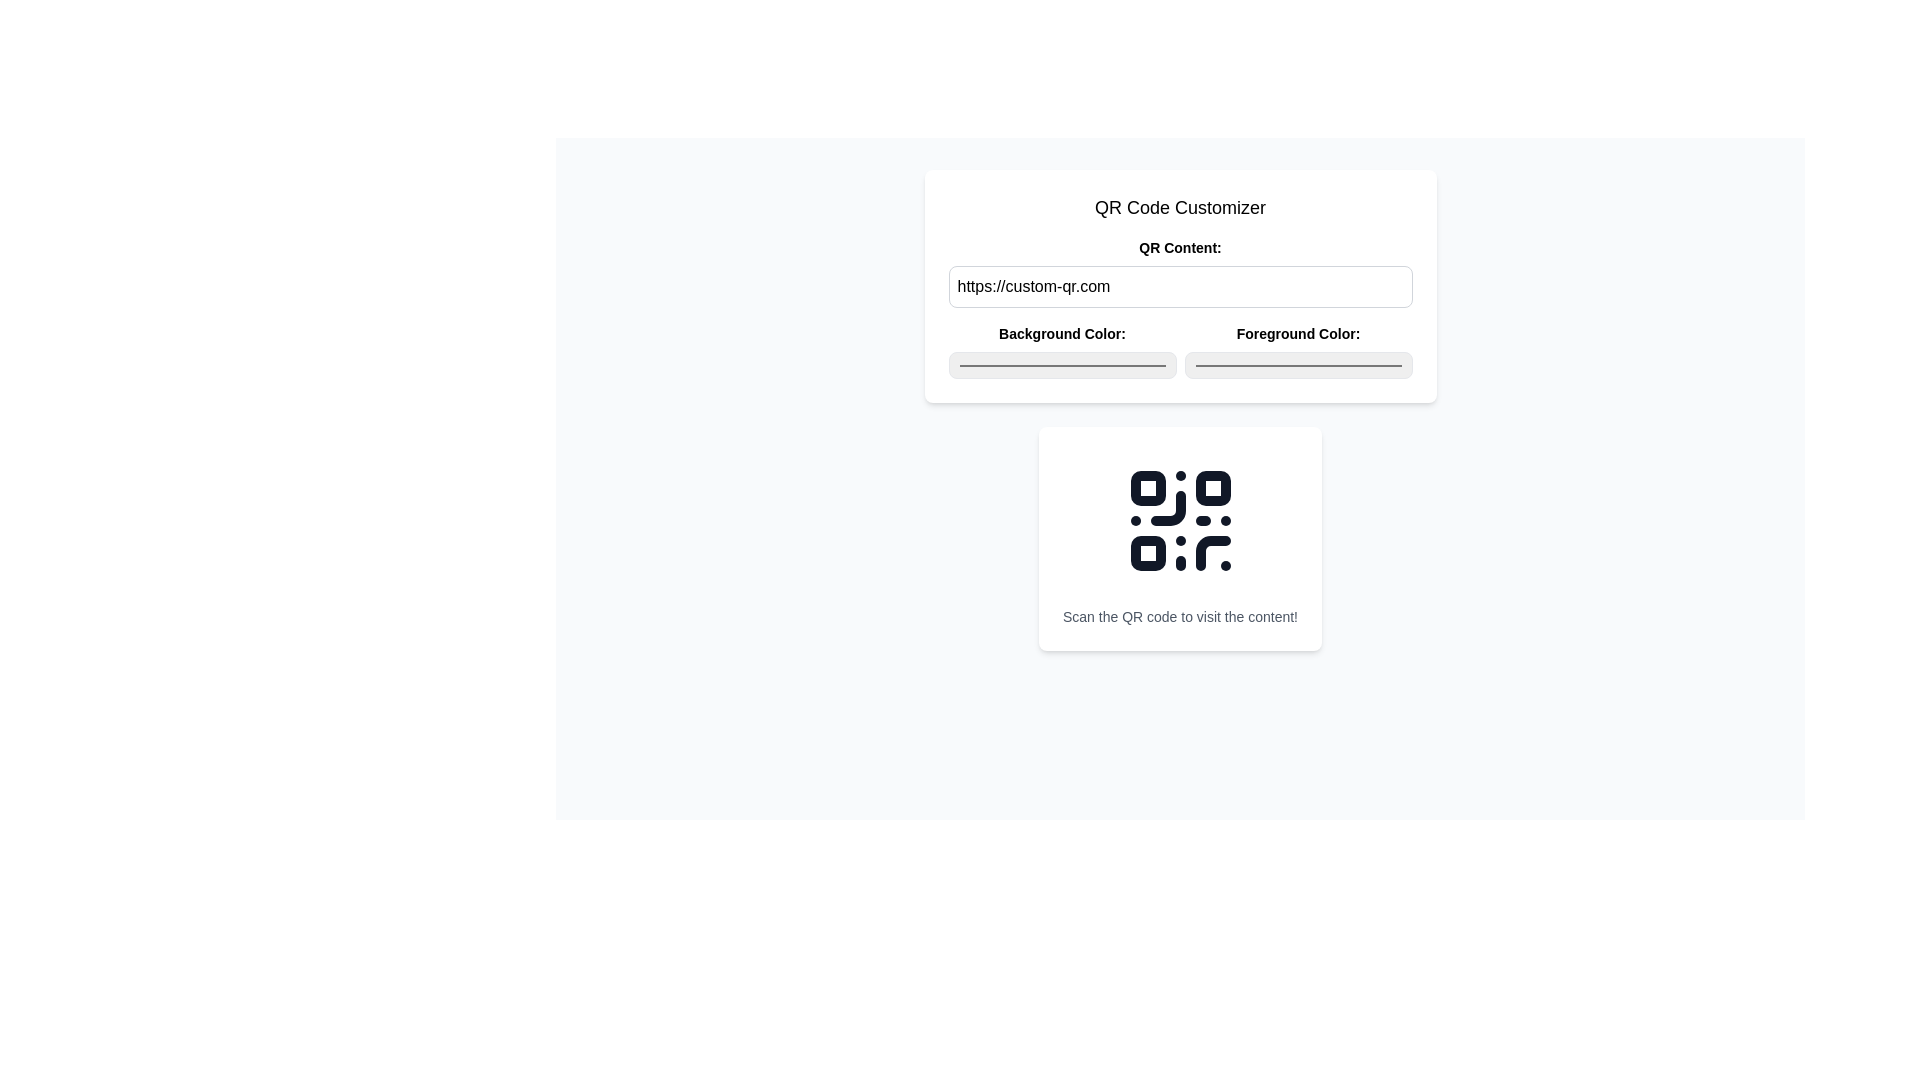 This screenshot has width=1920, height=1080. Describe the element at coordinates (1167, 507) in the screenshot. I see `the decorative graphical element resembling a curved line segment in the QR code, located in the lower-left quadrant, right of the top-left large square and below the horizontal bar` at that location.